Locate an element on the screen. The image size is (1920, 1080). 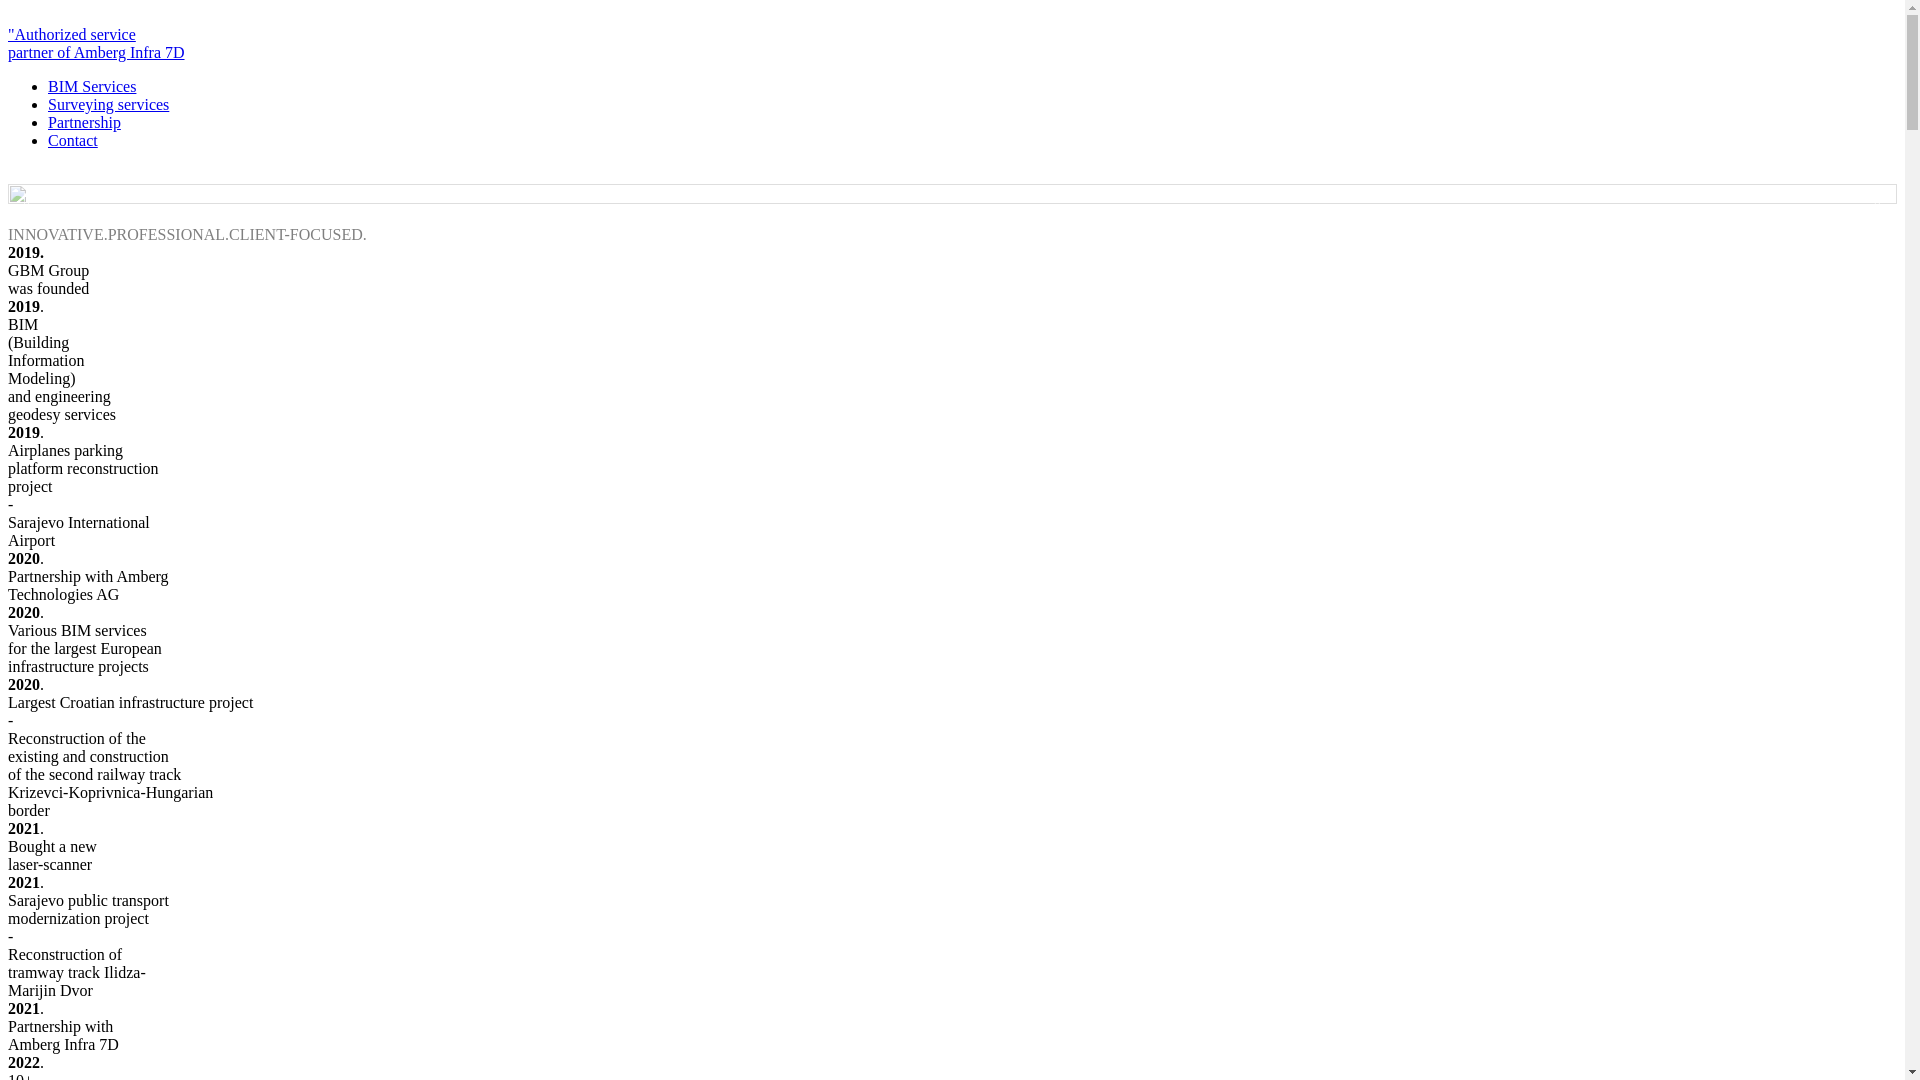
'"Authorized service is located at coordinates (8, 52).